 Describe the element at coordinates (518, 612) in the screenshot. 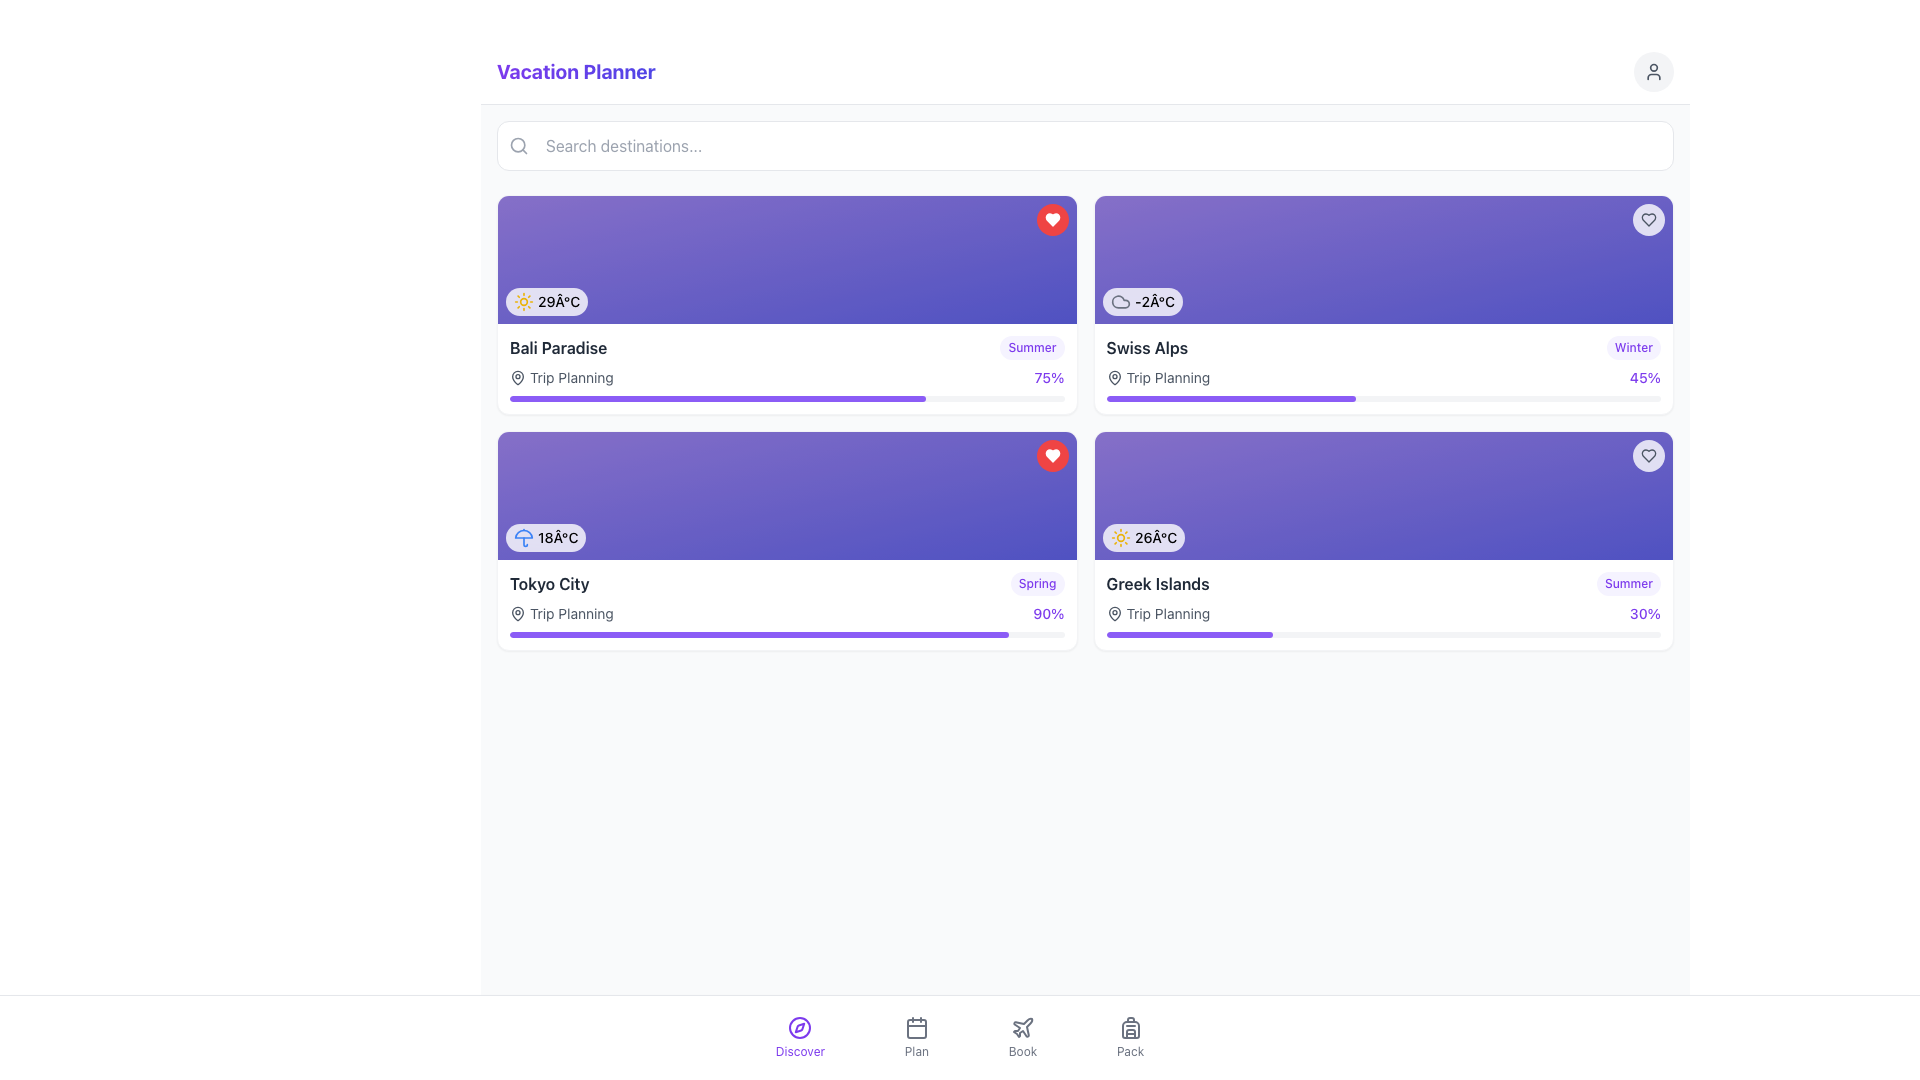

I see `the geographical marker icon located below the 'Trip Planning' text in the 'Tokyo City' card, adjacent to the progress bar and weather icon` at that location.